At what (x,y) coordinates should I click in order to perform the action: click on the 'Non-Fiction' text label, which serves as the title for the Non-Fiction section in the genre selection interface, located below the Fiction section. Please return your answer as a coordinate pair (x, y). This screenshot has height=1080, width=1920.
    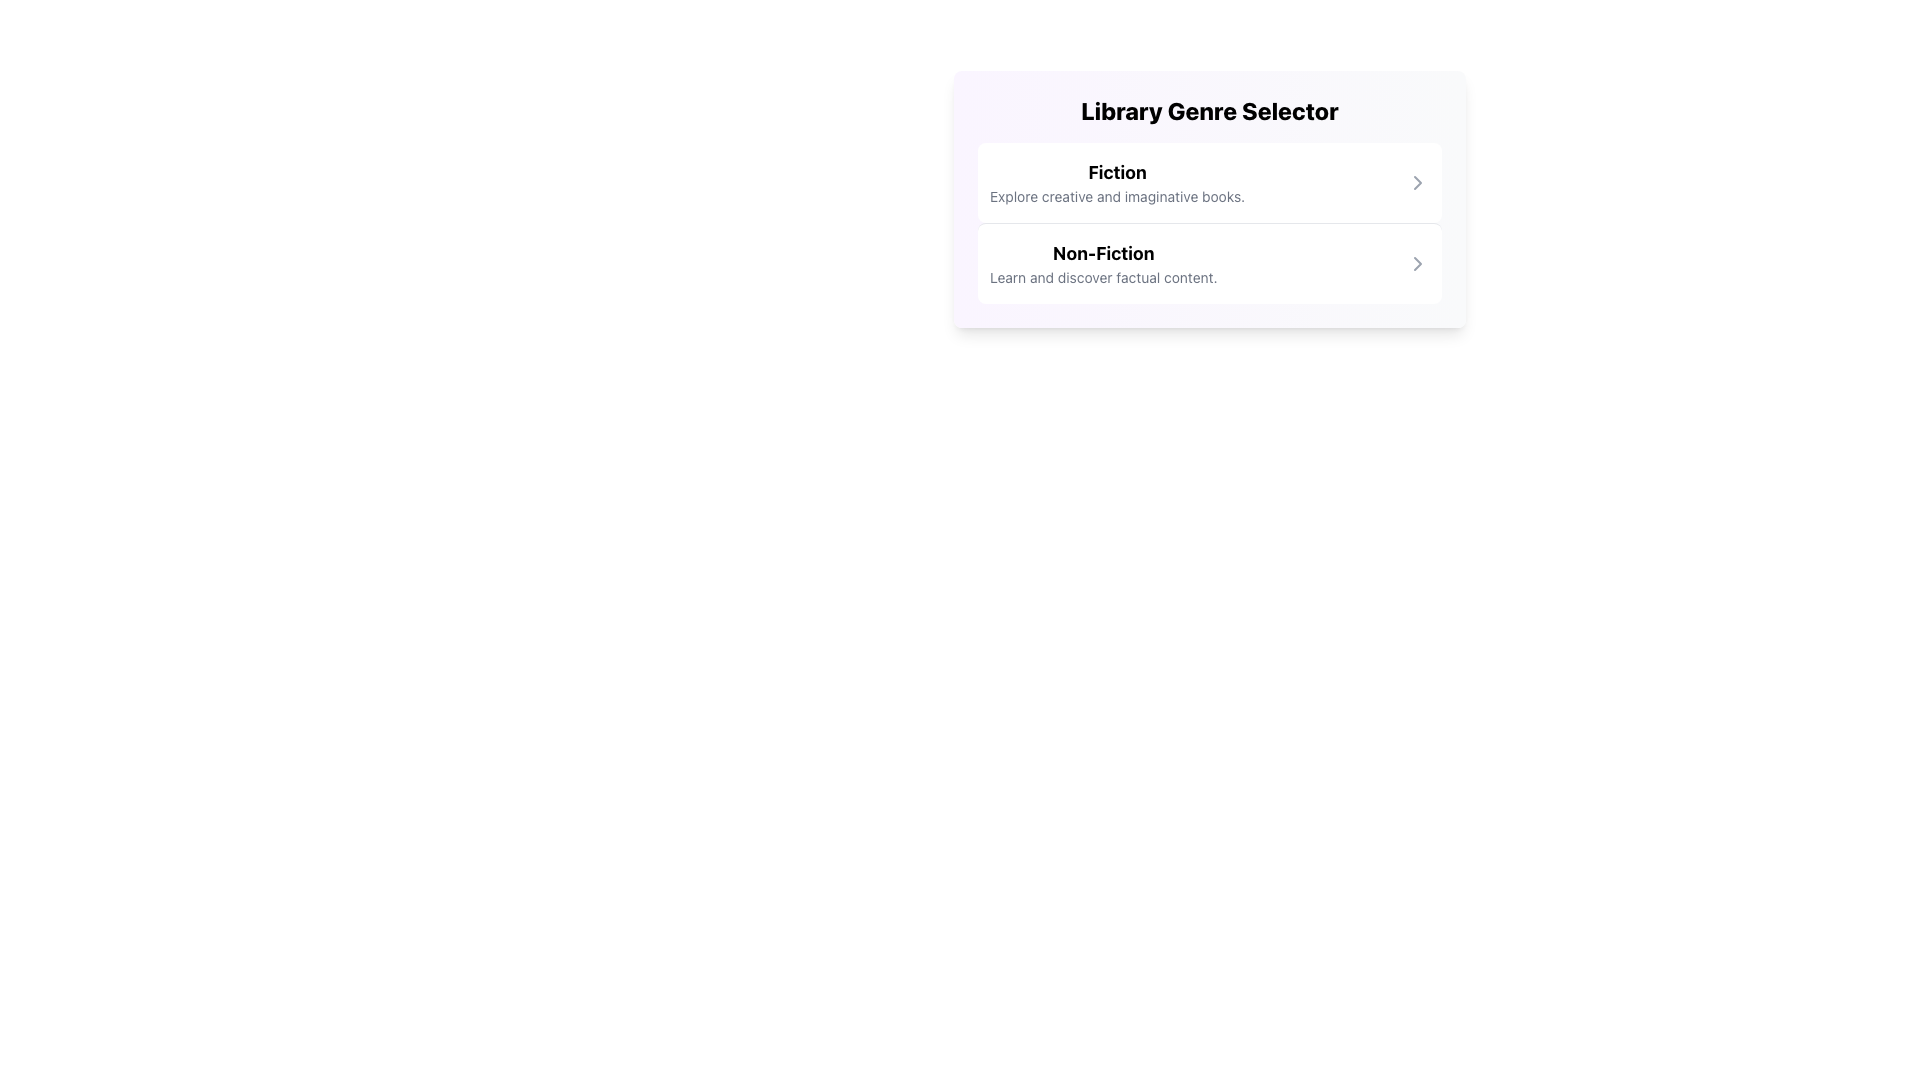
    Looking at the image, I should click on (1102, 253).